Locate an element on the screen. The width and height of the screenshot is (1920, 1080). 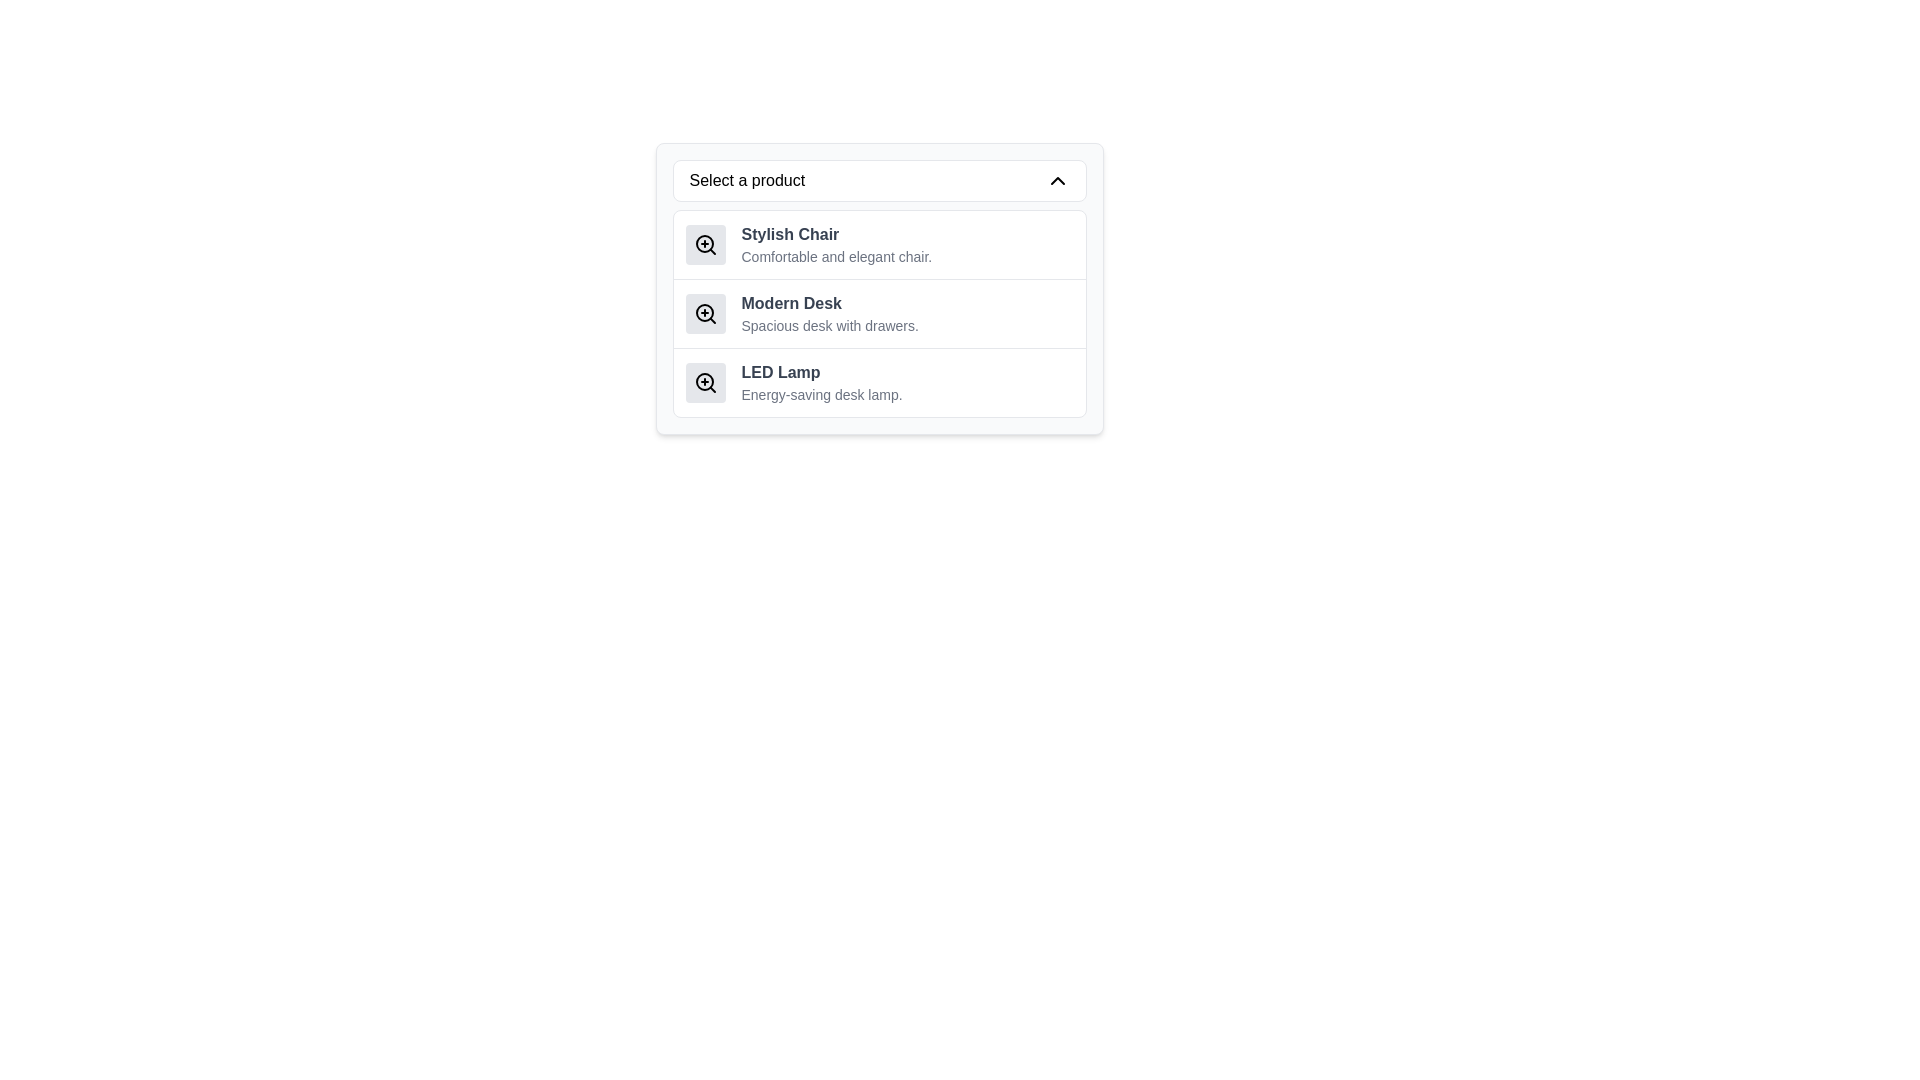
the third product listing item titled 'LED Lamp' under the heading 'Select a product.' is located at coordinates (793, 382).